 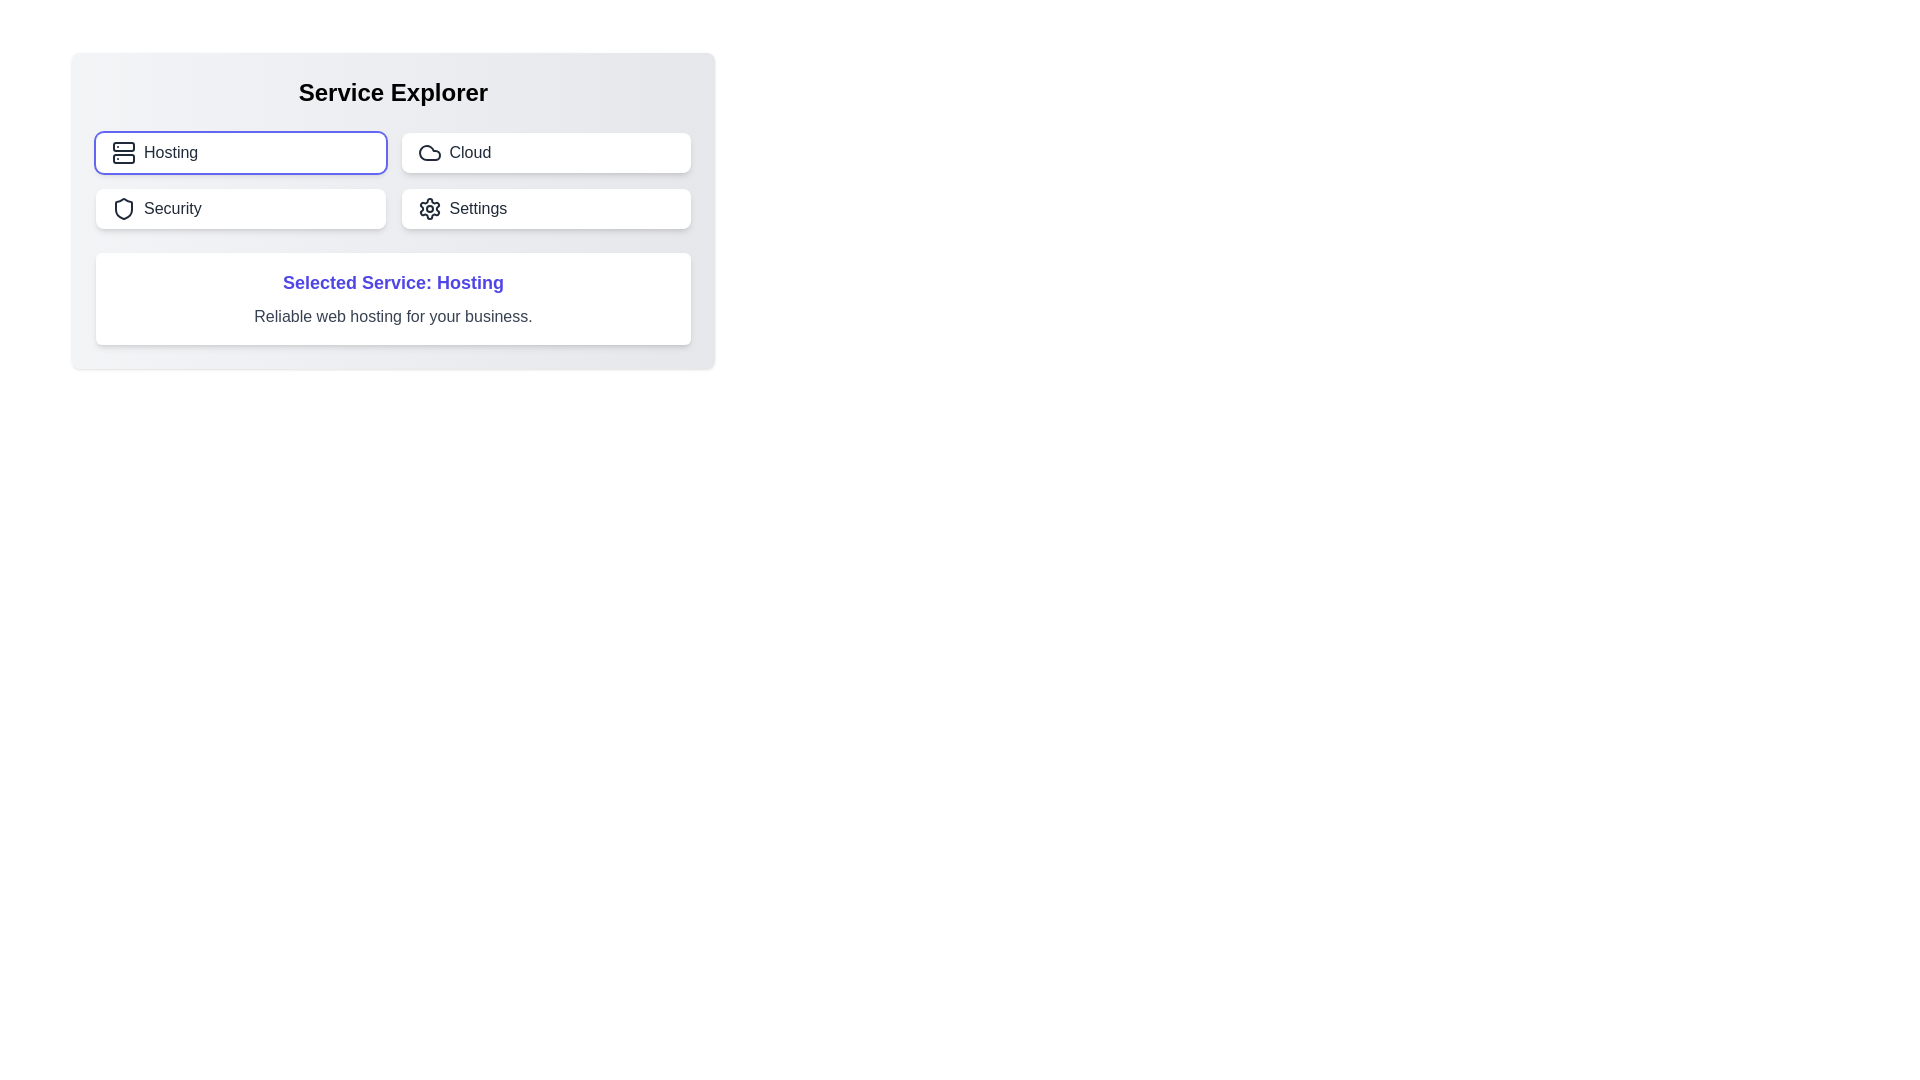 I want to click on the 'Settings' text label, which is the fourth button in a horizontal row of selectable buttons, visually distinguished by a cogwheel icon, located in the top-right of the row, so click(x=477, y=208).